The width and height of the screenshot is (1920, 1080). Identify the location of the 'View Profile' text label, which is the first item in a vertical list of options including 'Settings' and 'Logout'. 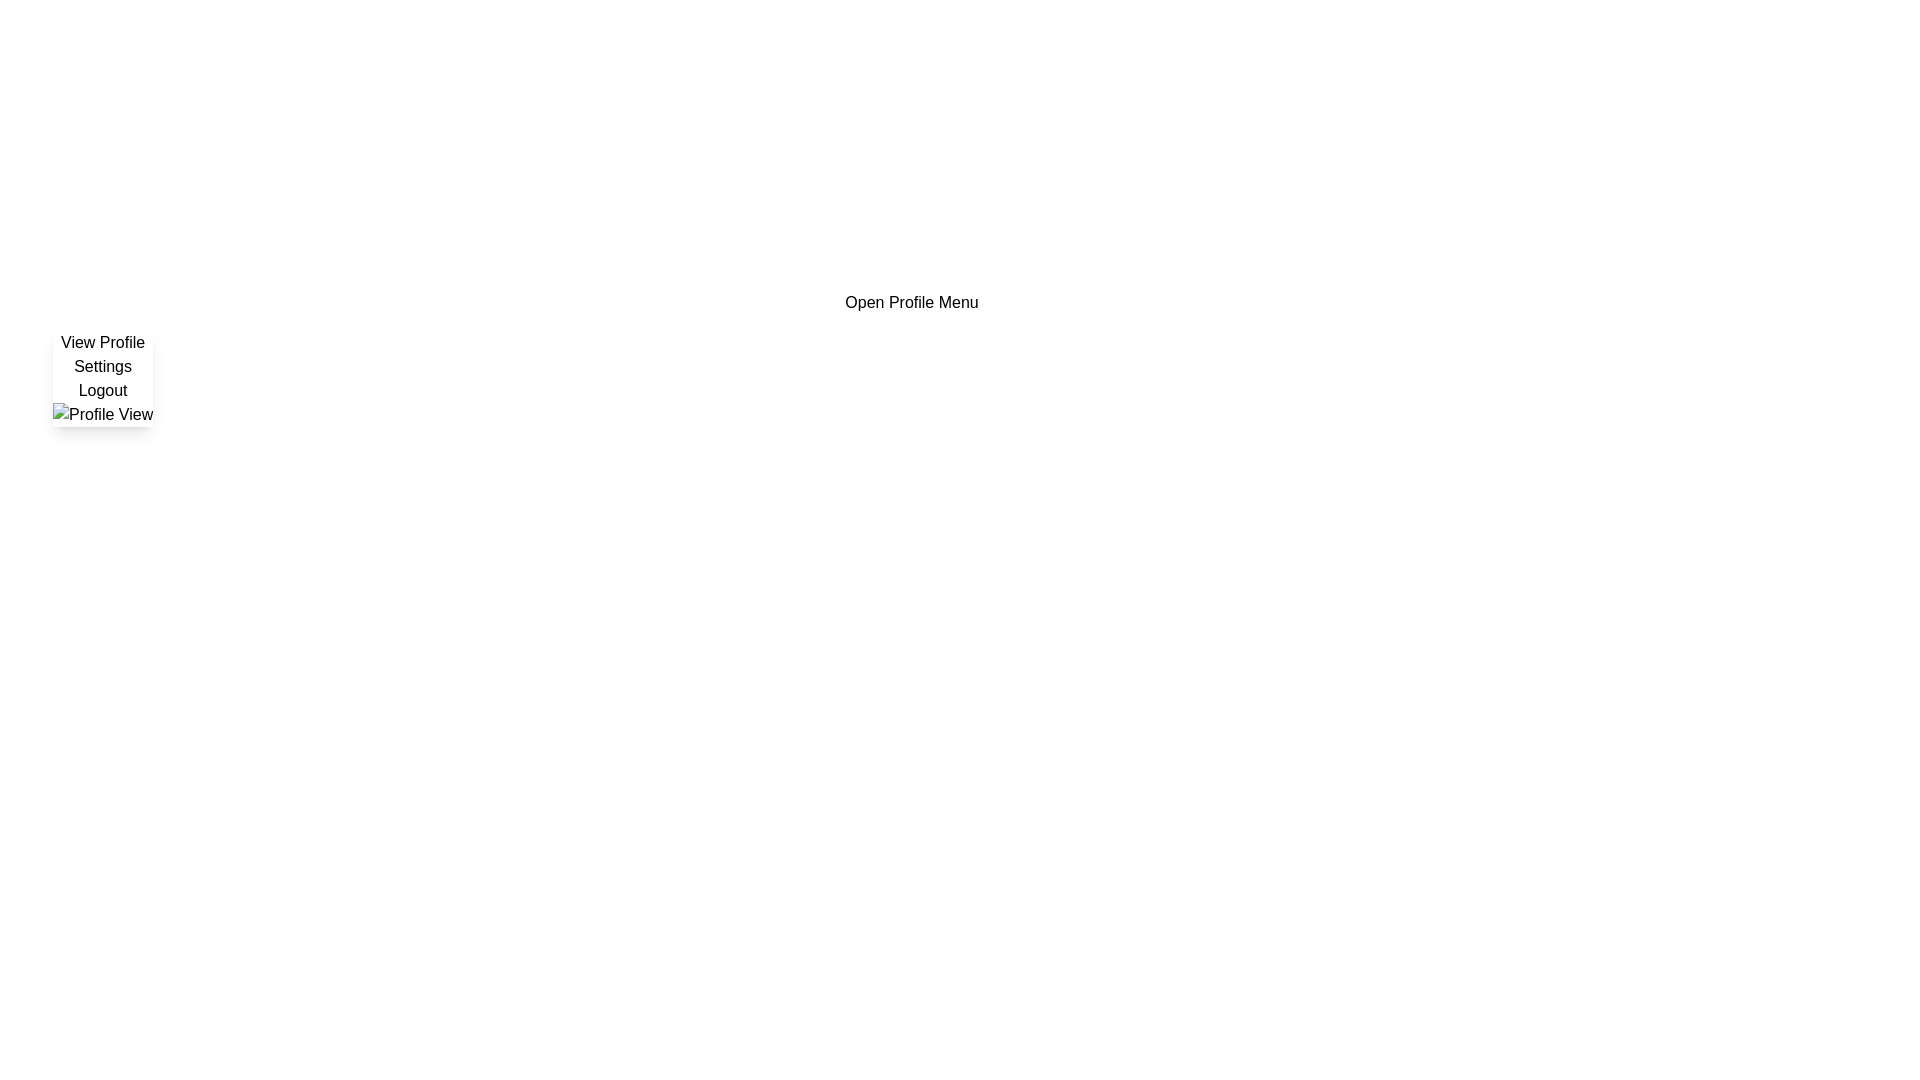
(102, 342).